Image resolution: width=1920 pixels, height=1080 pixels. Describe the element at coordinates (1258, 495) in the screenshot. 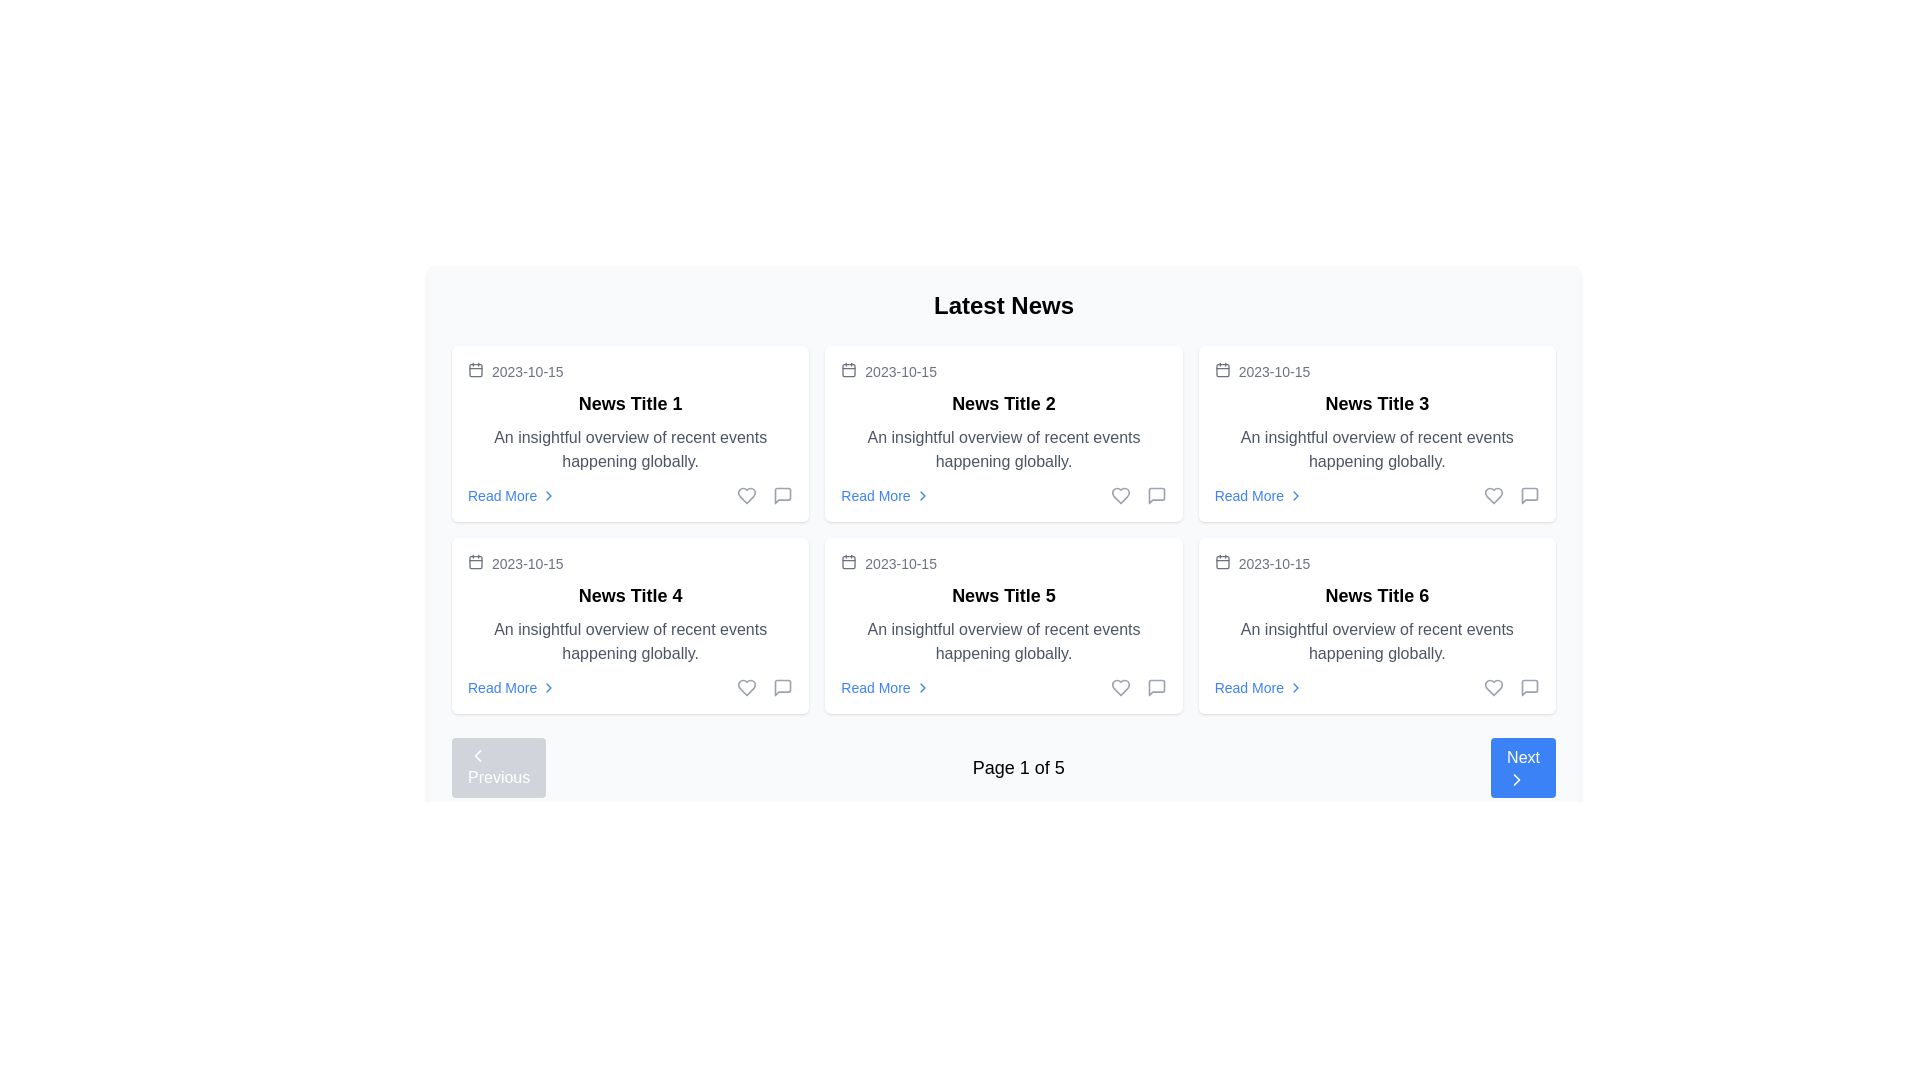

I see `the hyperlink button in the 'Latest News' section for 'News Title 3'` at that location.